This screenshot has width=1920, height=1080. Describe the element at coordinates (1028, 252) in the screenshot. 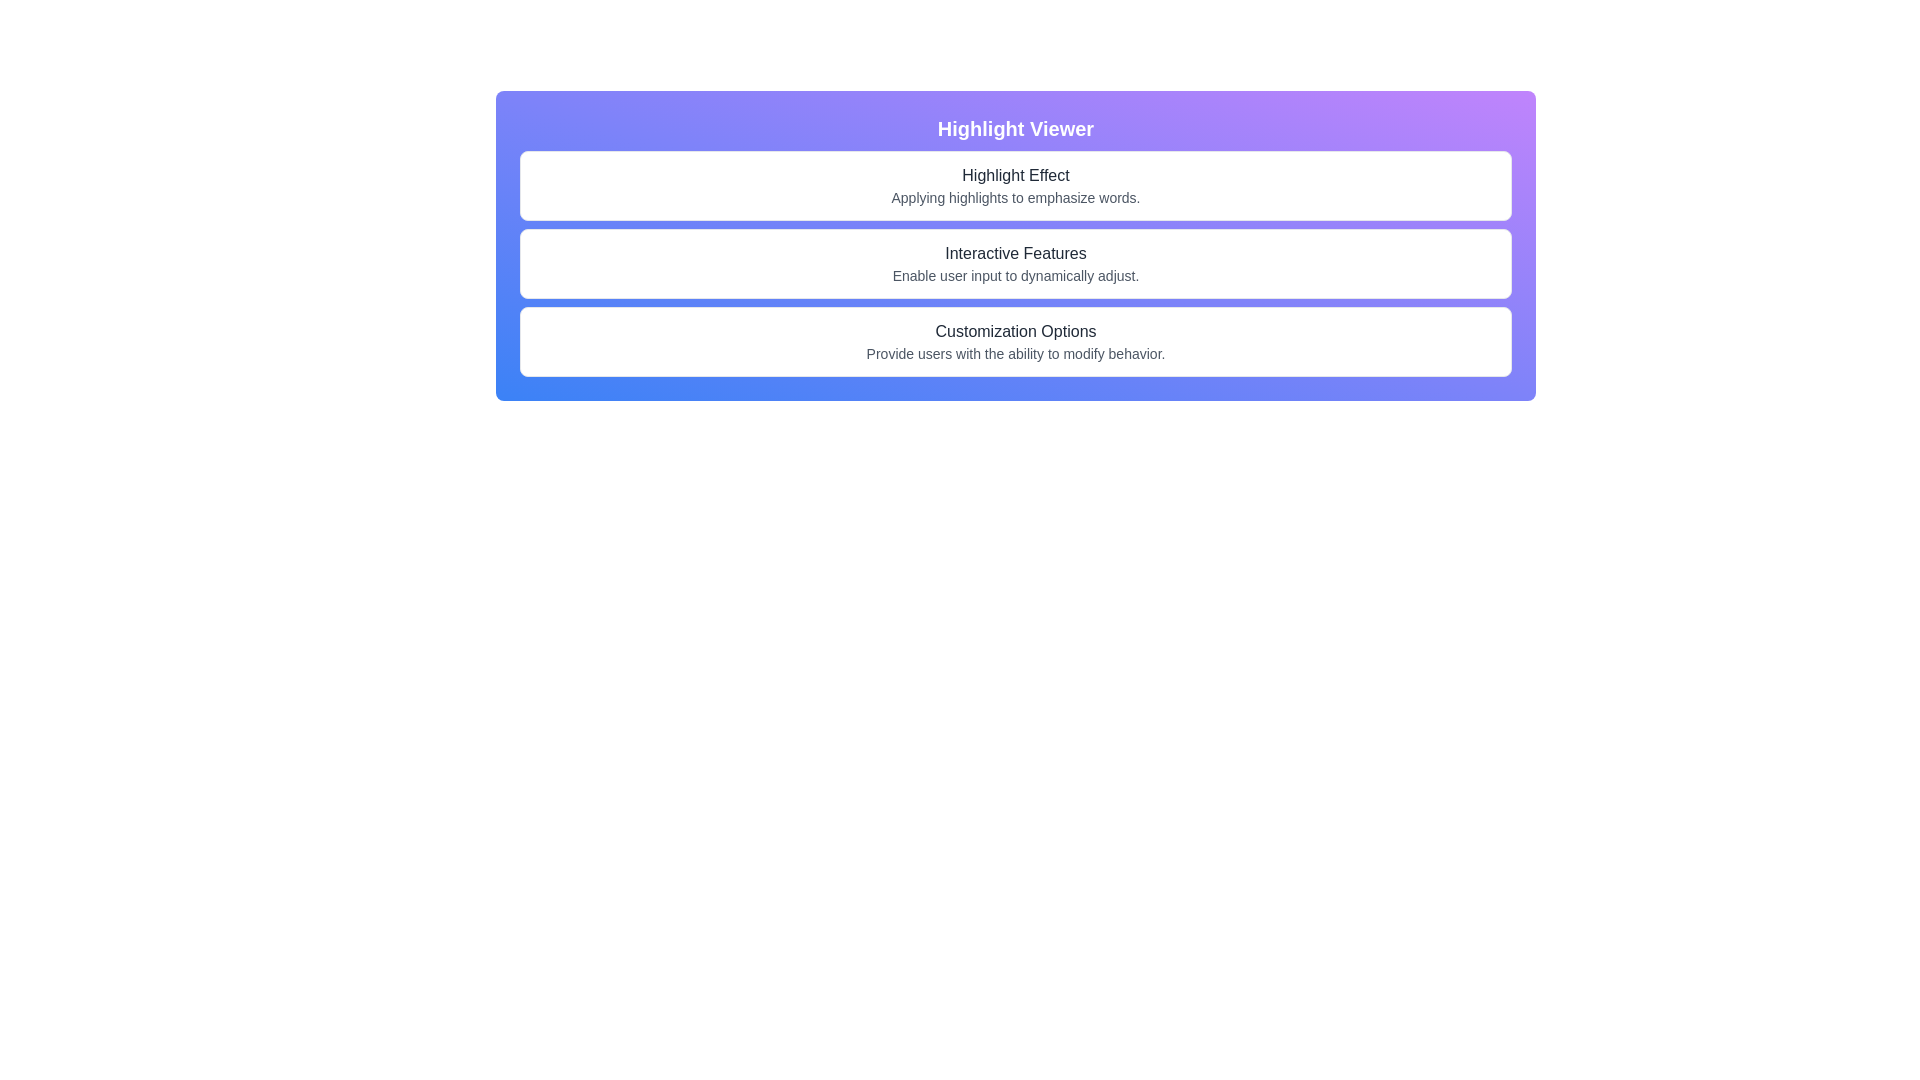

I see `the uppercase letter 'F' in the text 'Interactive Features', which is styled with underlined hover effects and is the thirteenth character in the line` at that location.